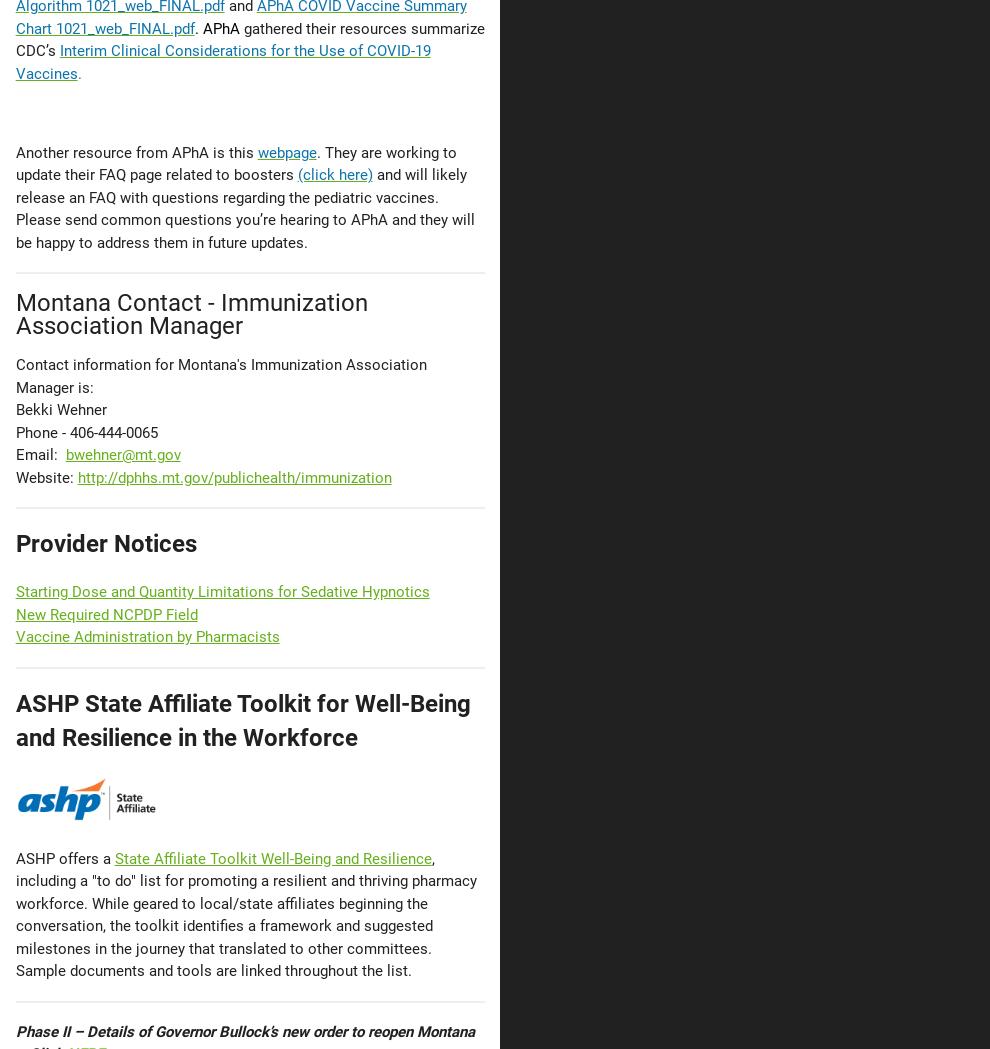 Image resolution: width=990 pixels, height=1049 pixels. Describe the element at coordinates (135, 152) in the screenshot. I see `'Another resource from APhA is this'` at that location.